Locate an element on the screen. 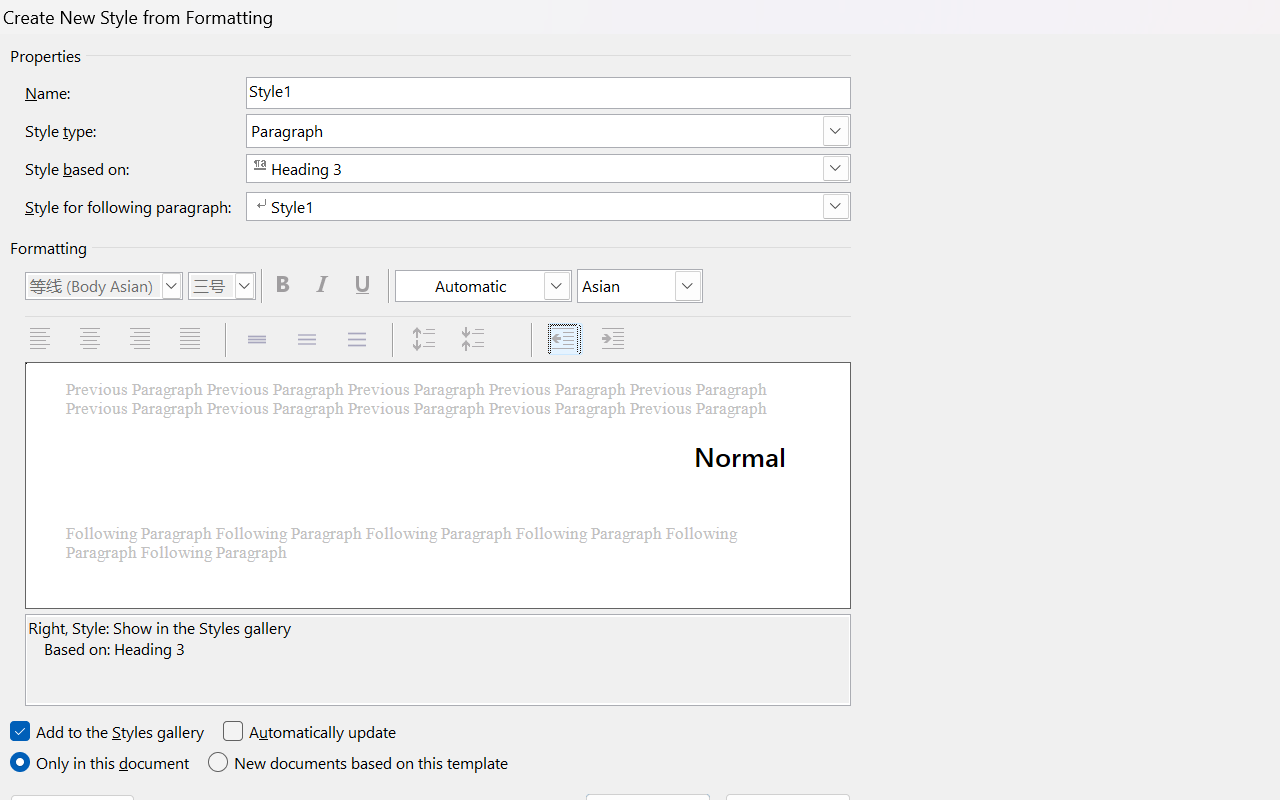  'Add to the Styles gallery' is located at coordinates (107, 731).